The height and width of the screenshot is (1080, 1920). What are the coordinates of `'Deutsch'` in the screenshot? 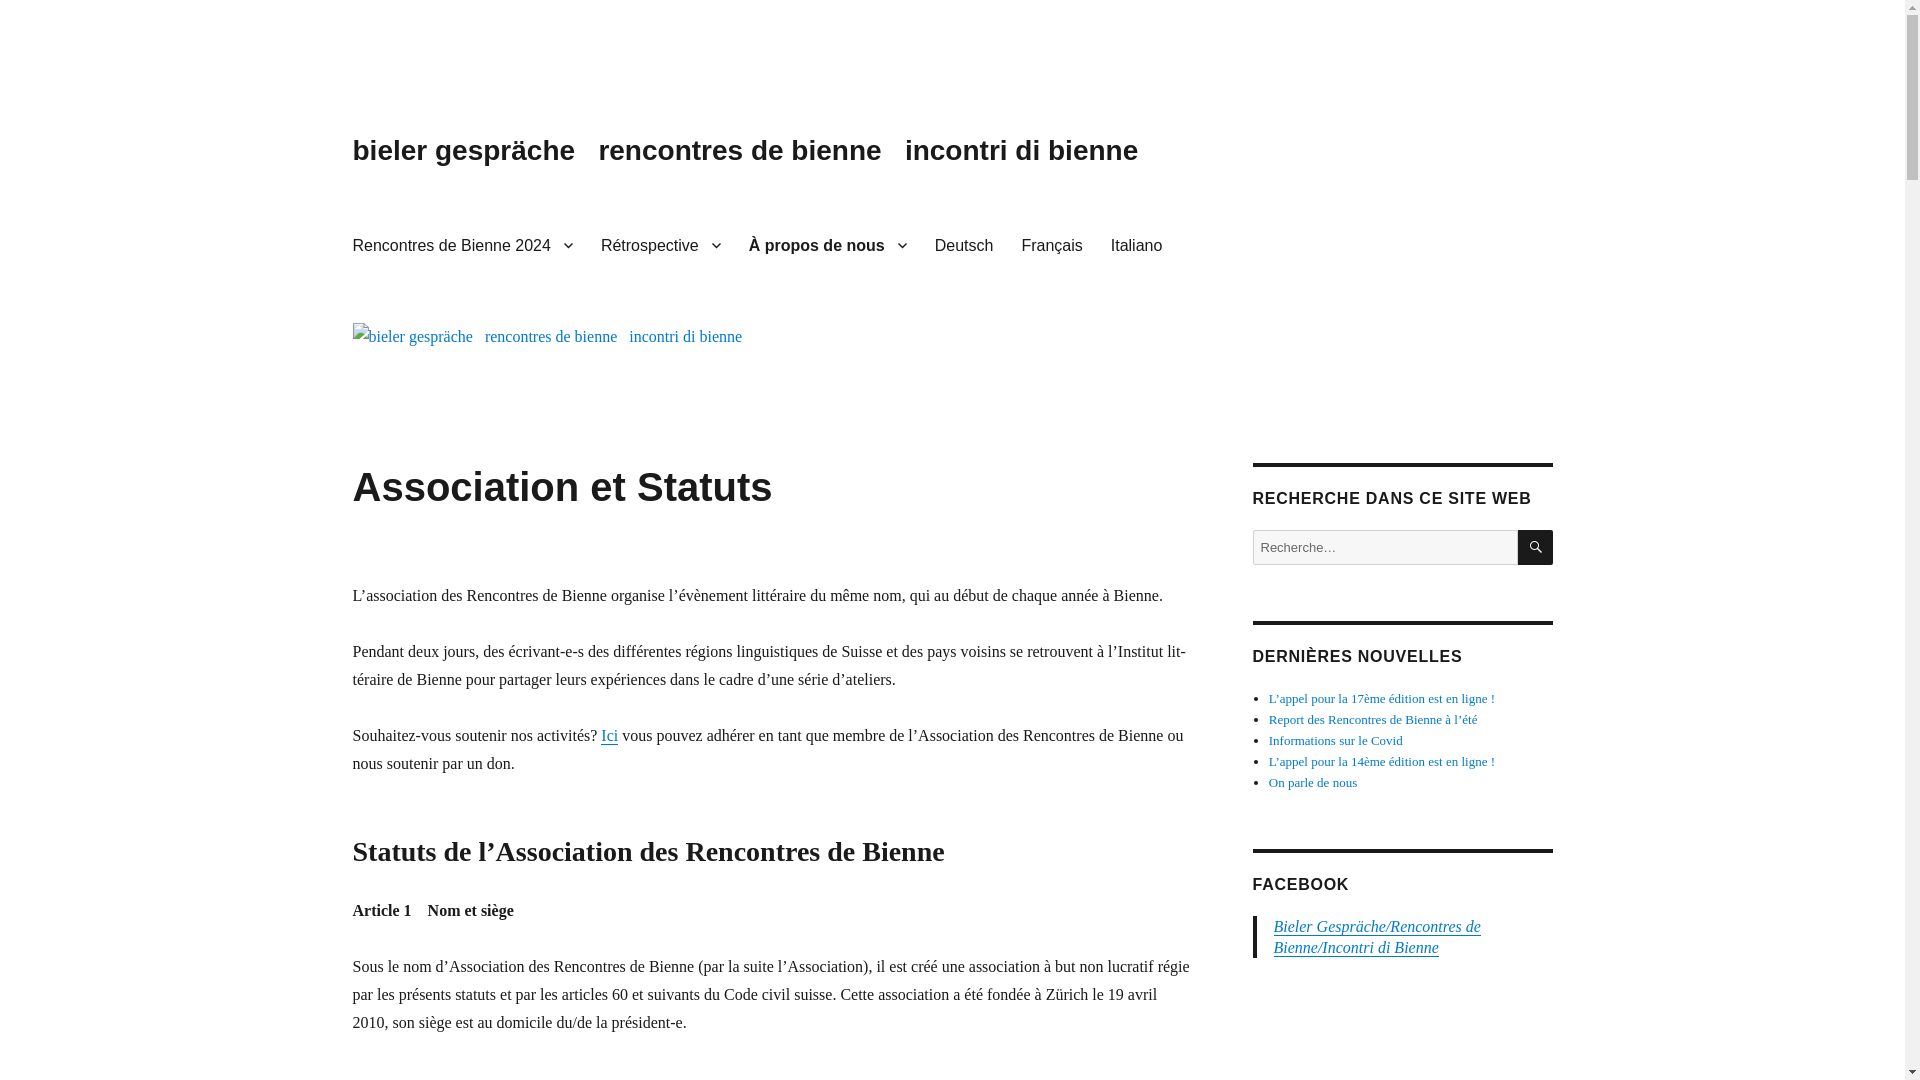 It's located at (920, 244).